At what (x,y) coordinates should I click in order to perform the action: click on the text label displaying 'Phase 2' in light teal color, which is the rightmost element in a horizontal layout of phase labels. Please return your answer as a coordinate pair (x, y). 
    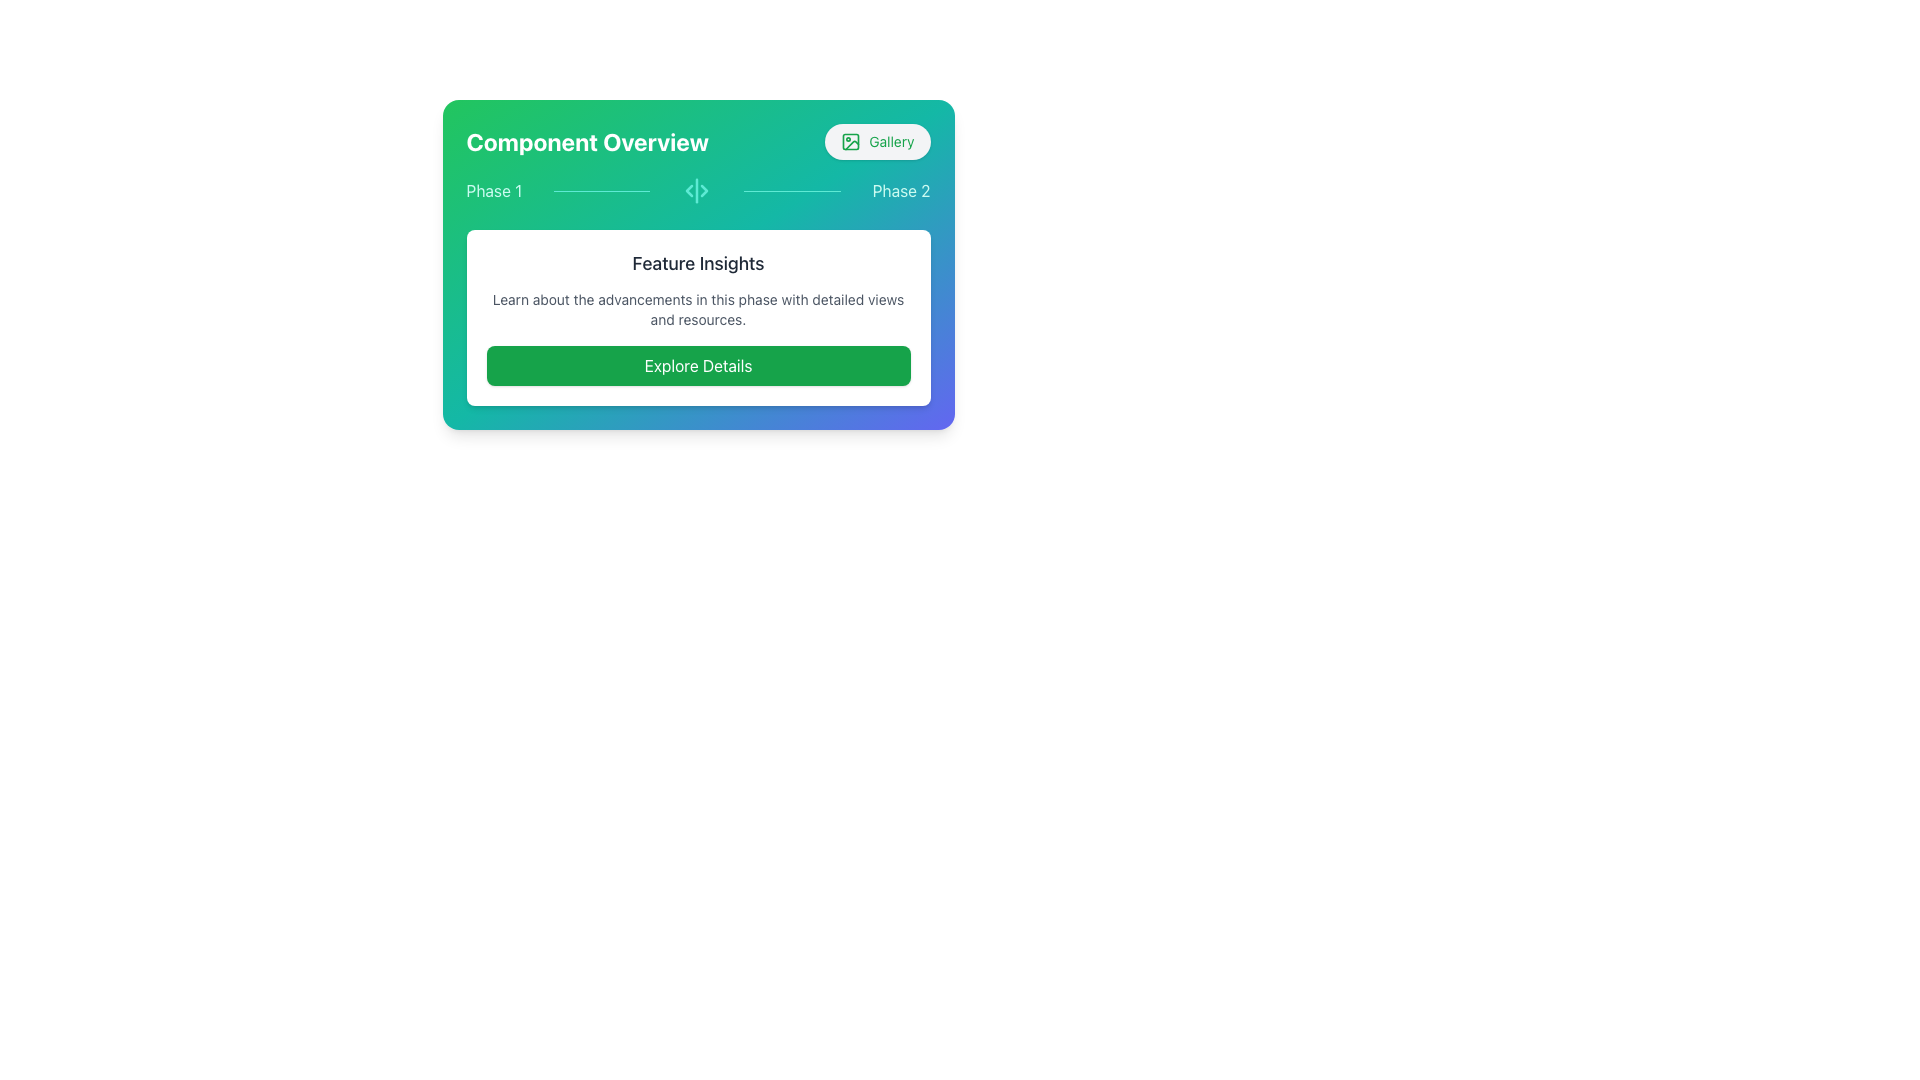
    Looking at the image, I should click on (900, 191).